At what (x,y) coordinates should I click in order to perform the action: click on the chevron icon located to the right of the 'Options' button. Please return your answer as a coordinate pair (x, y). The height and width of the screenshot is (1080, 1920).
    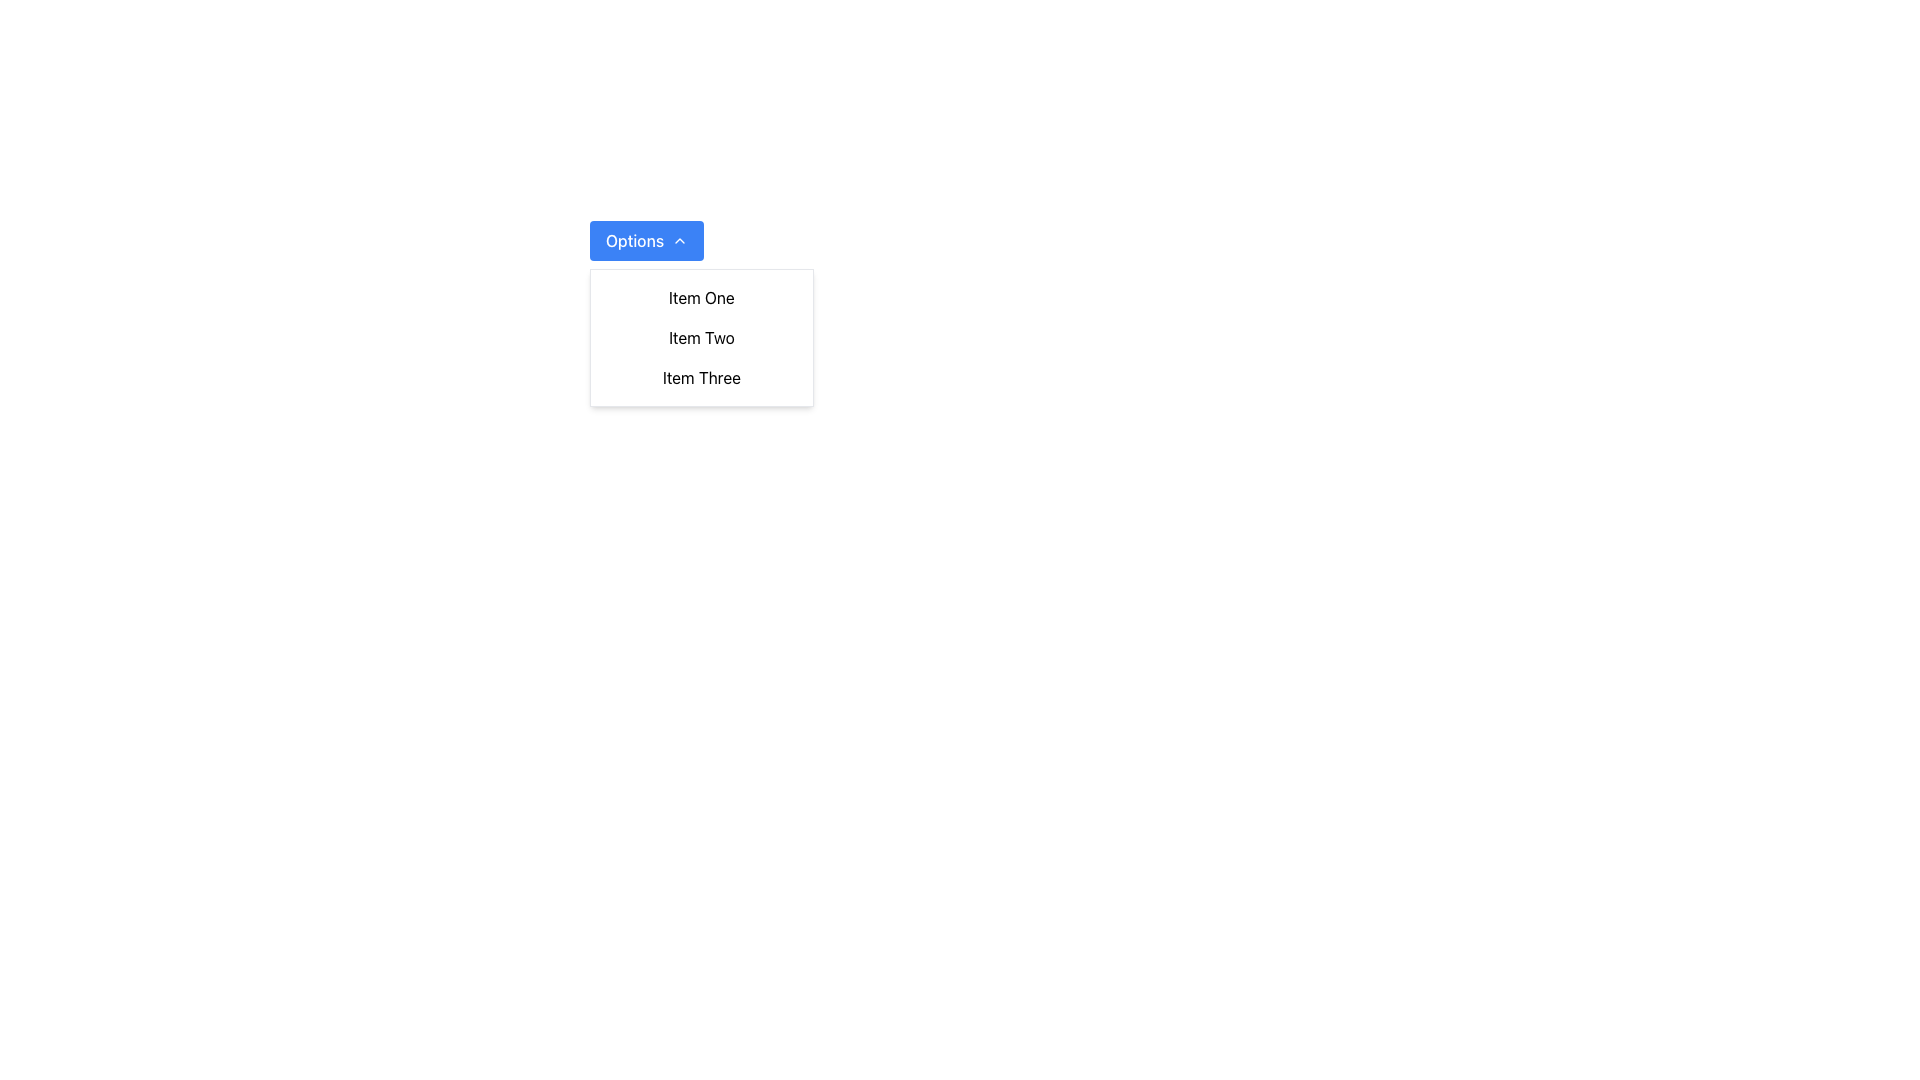
    Looking at the image, I should click on (680, 239).